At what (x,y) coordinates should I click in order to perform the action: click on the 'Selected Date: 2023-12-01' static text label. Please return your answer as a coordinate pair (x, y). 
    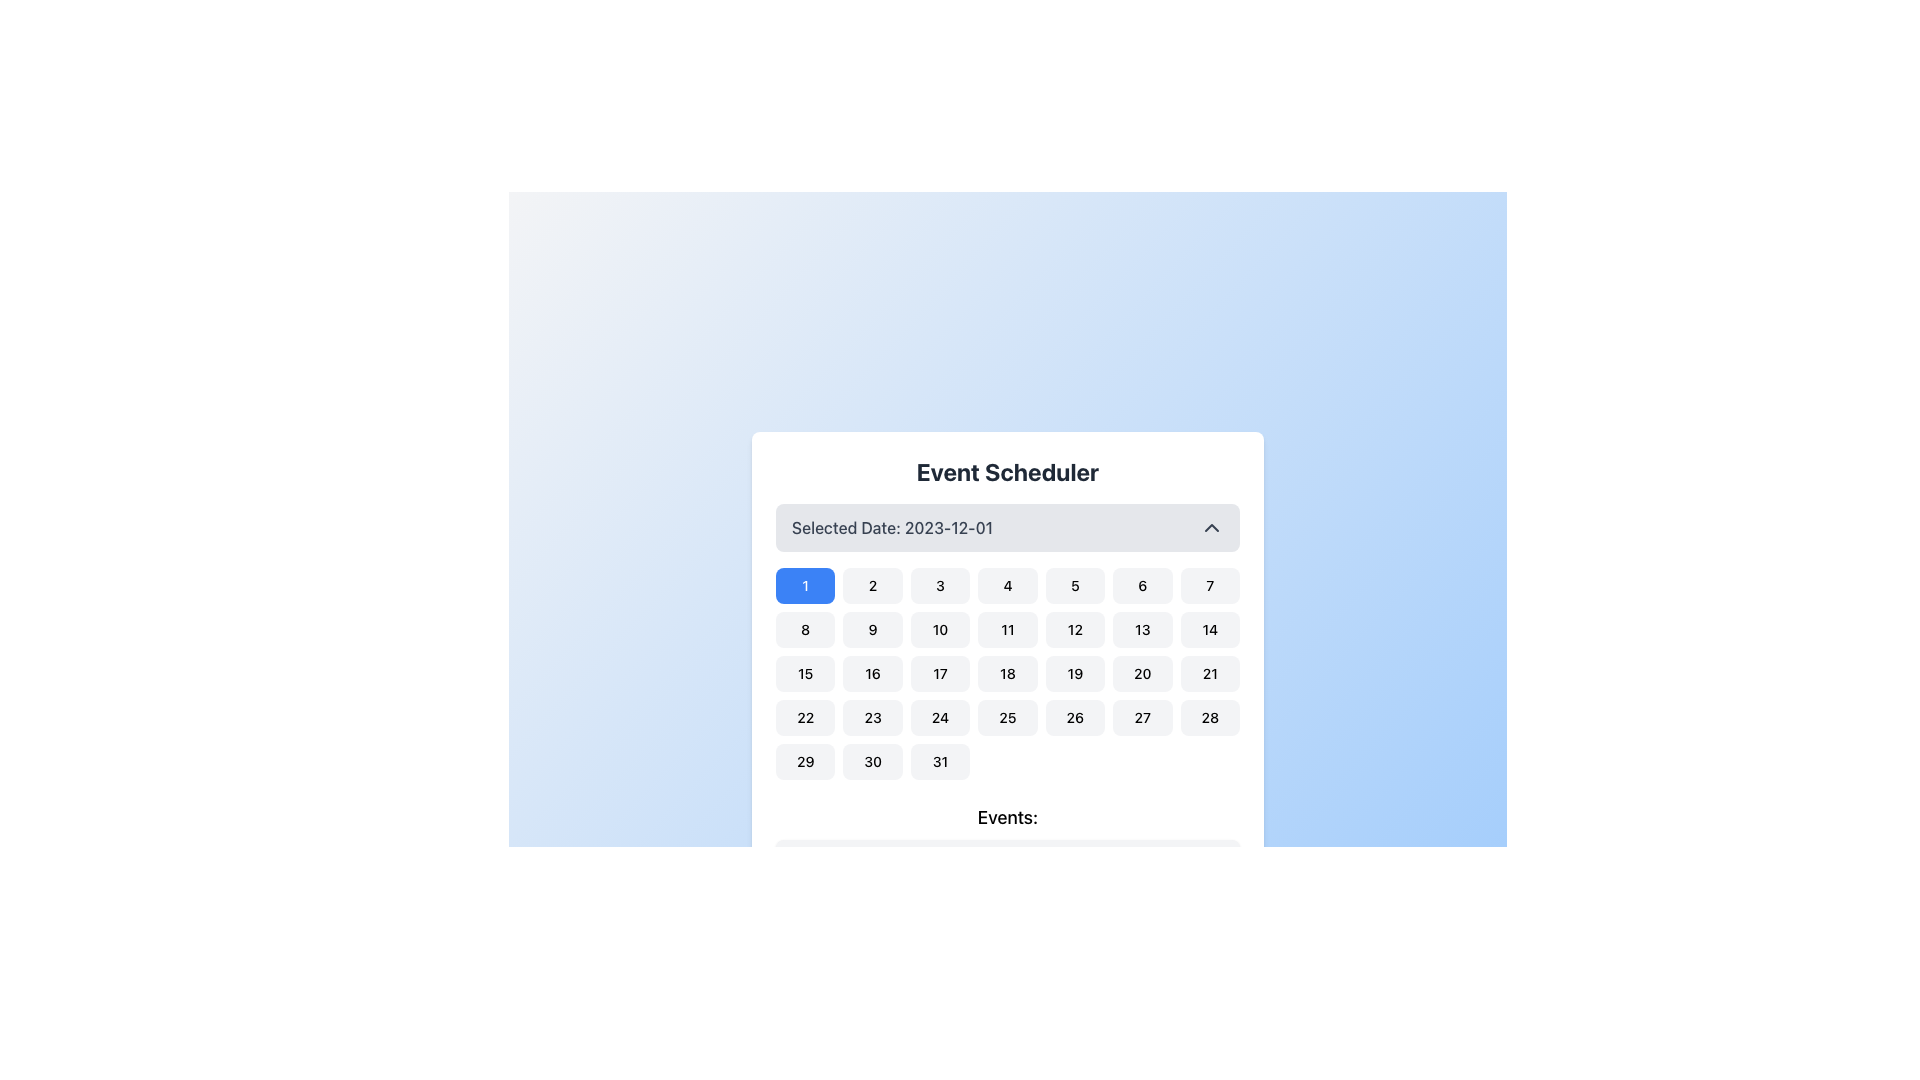
    Looking at the image, I should click on (891, 527).